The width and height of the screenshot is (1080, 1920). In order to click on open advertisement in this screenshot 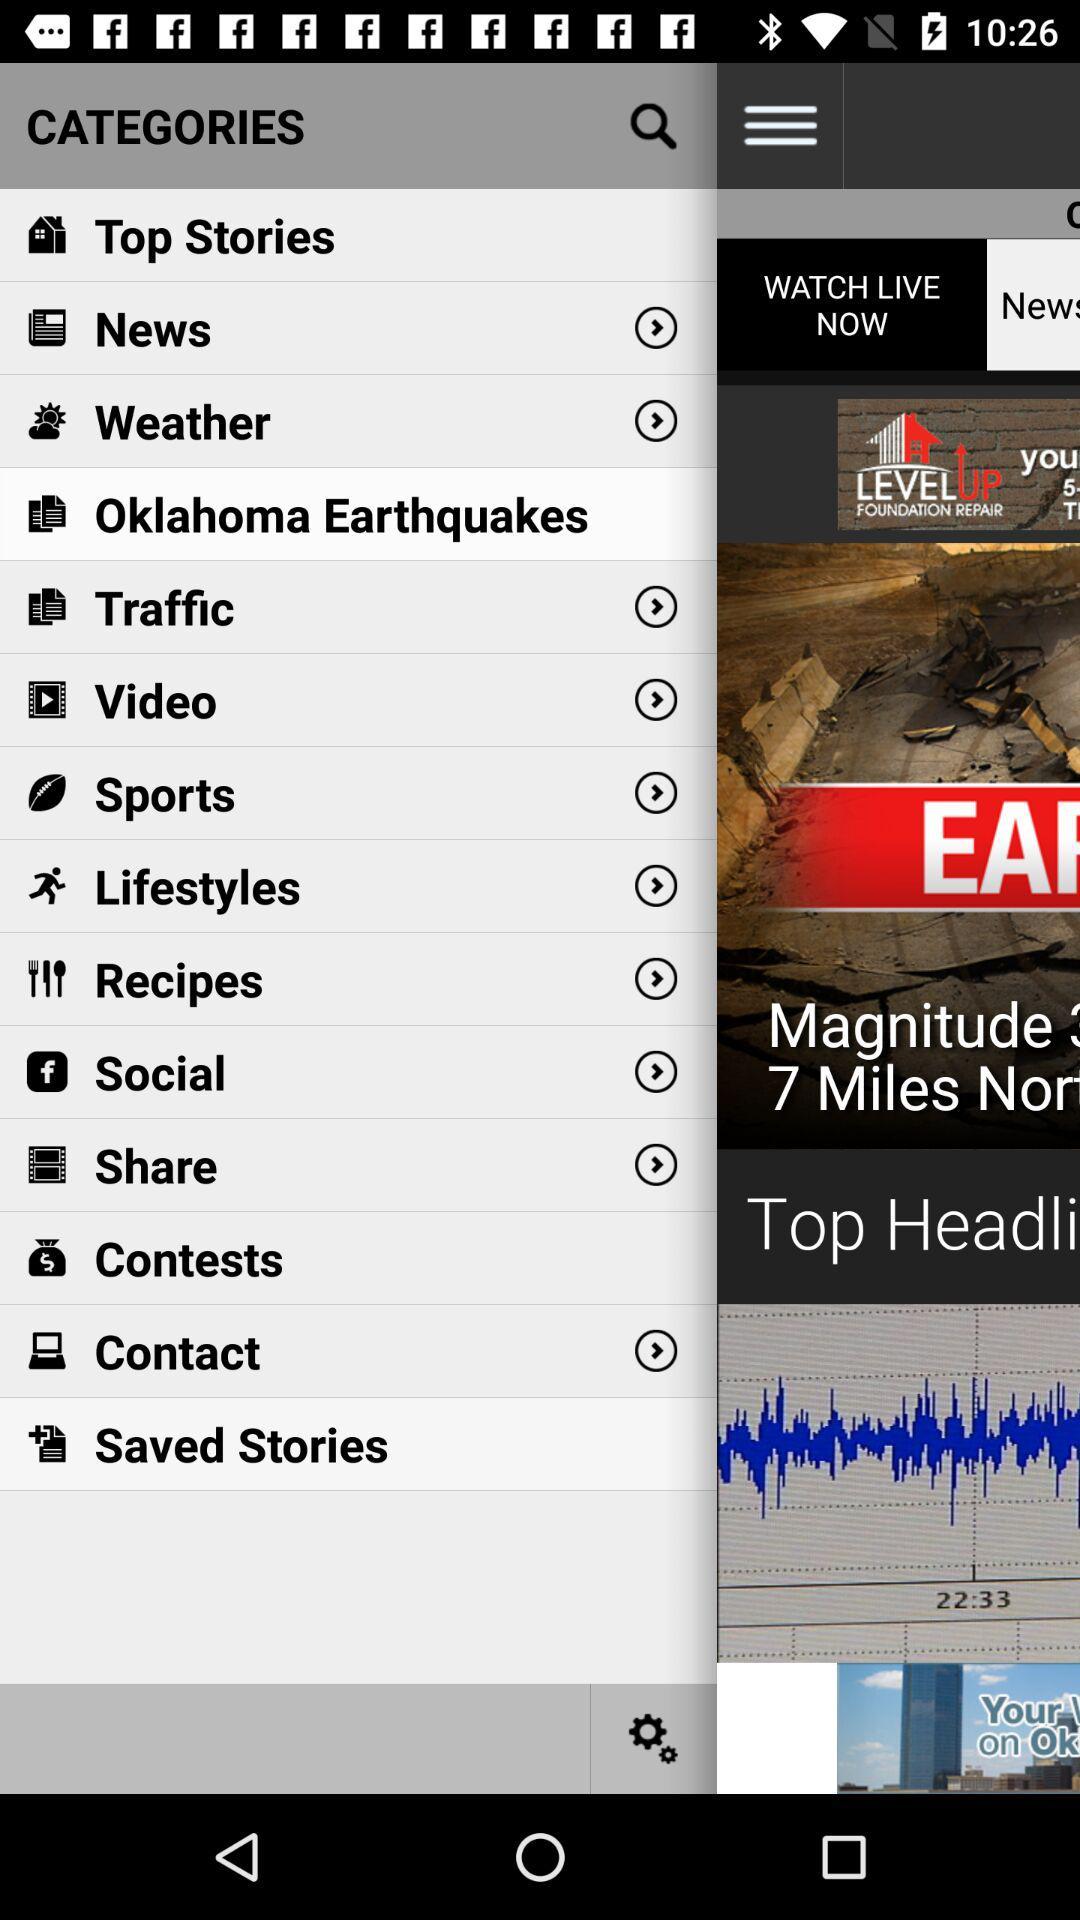, I will do `click(957, 1727)`.